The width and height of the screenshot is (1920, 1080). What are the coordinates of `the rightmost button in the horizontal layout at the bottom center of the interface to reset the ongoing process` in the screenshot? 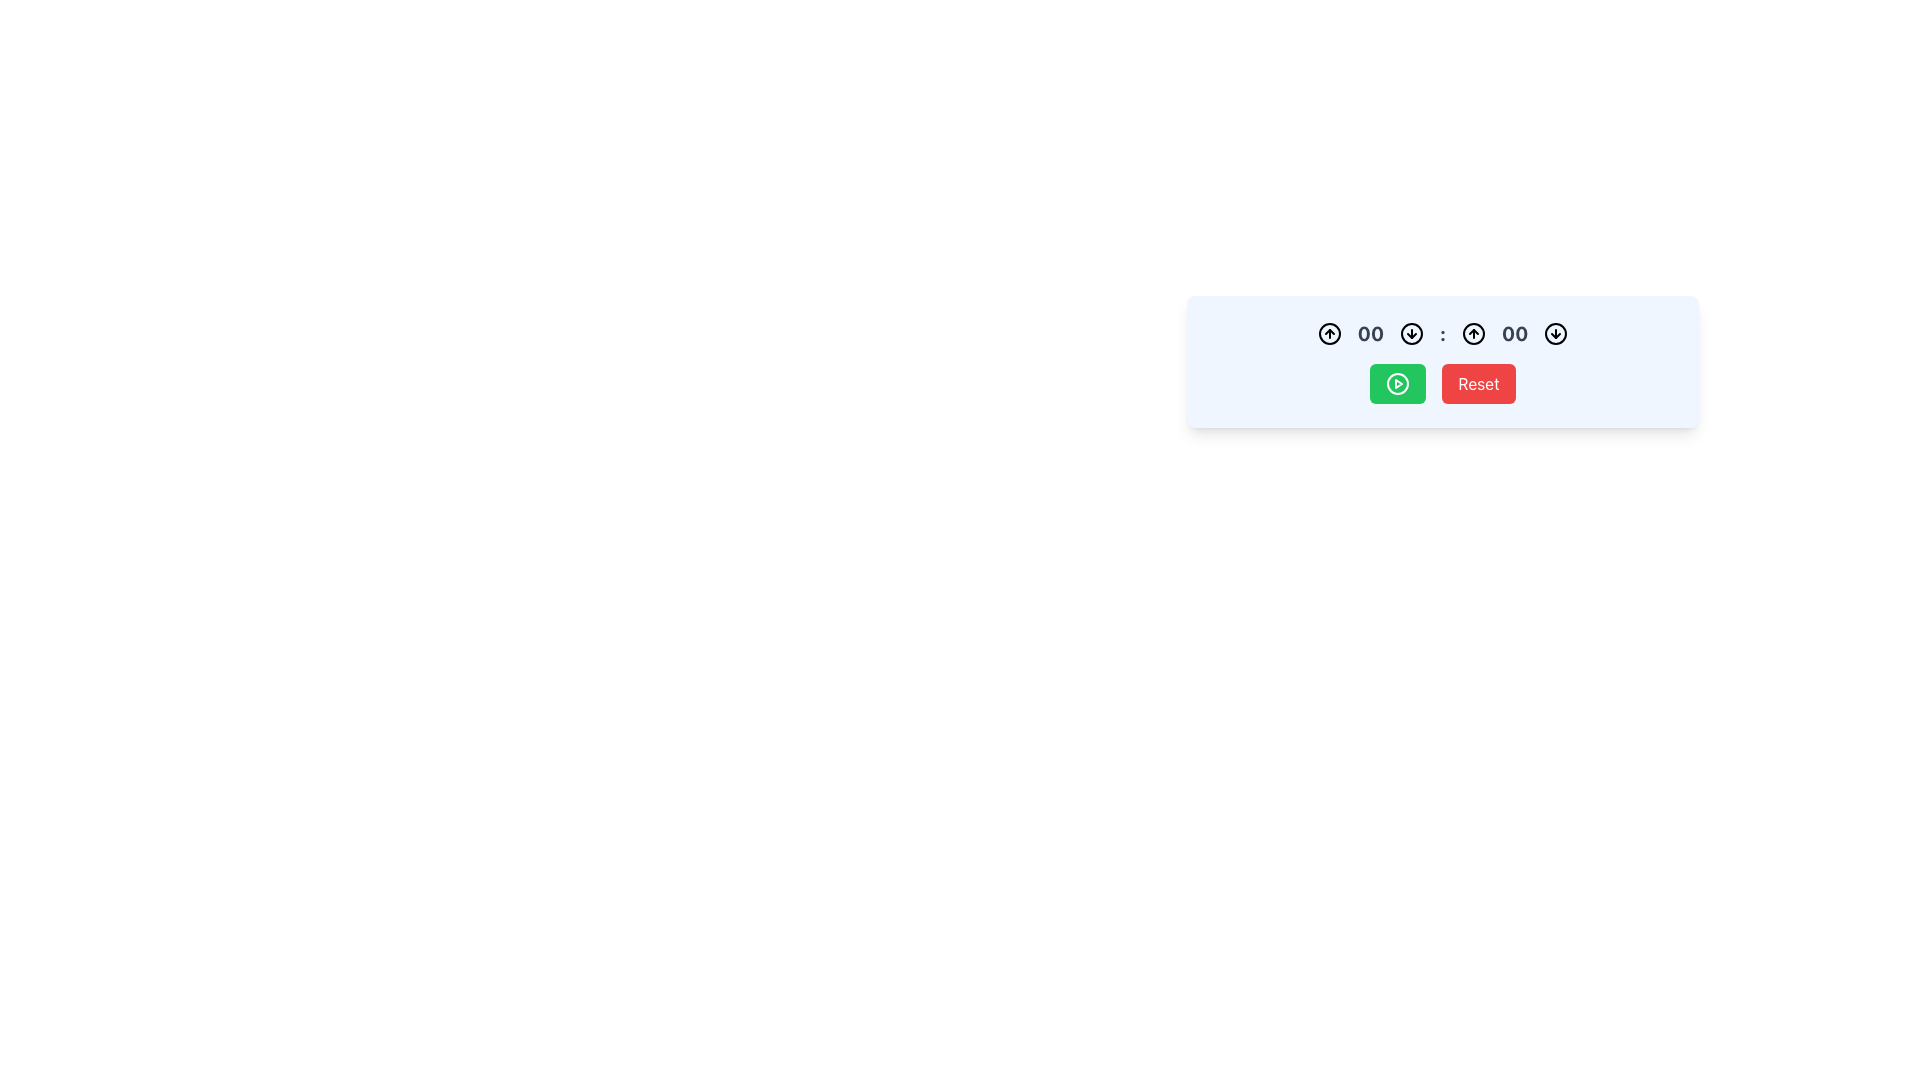 It's located at (1478, 384).